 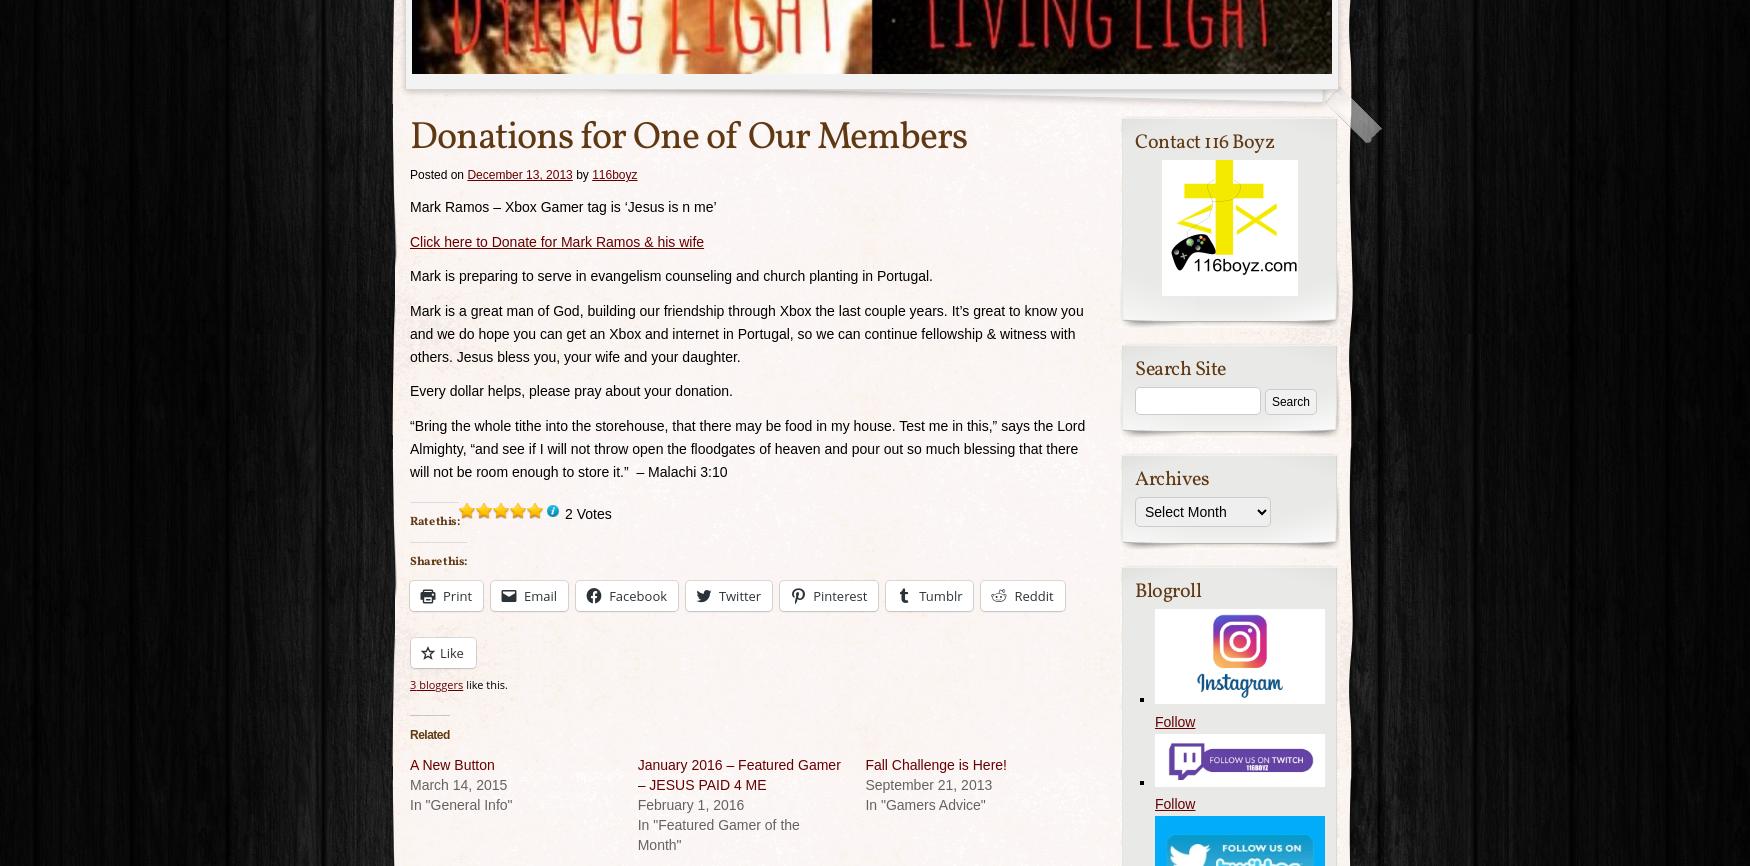 I want to click on 'Contact 116 Boyz', so click(x=1204, y=142).